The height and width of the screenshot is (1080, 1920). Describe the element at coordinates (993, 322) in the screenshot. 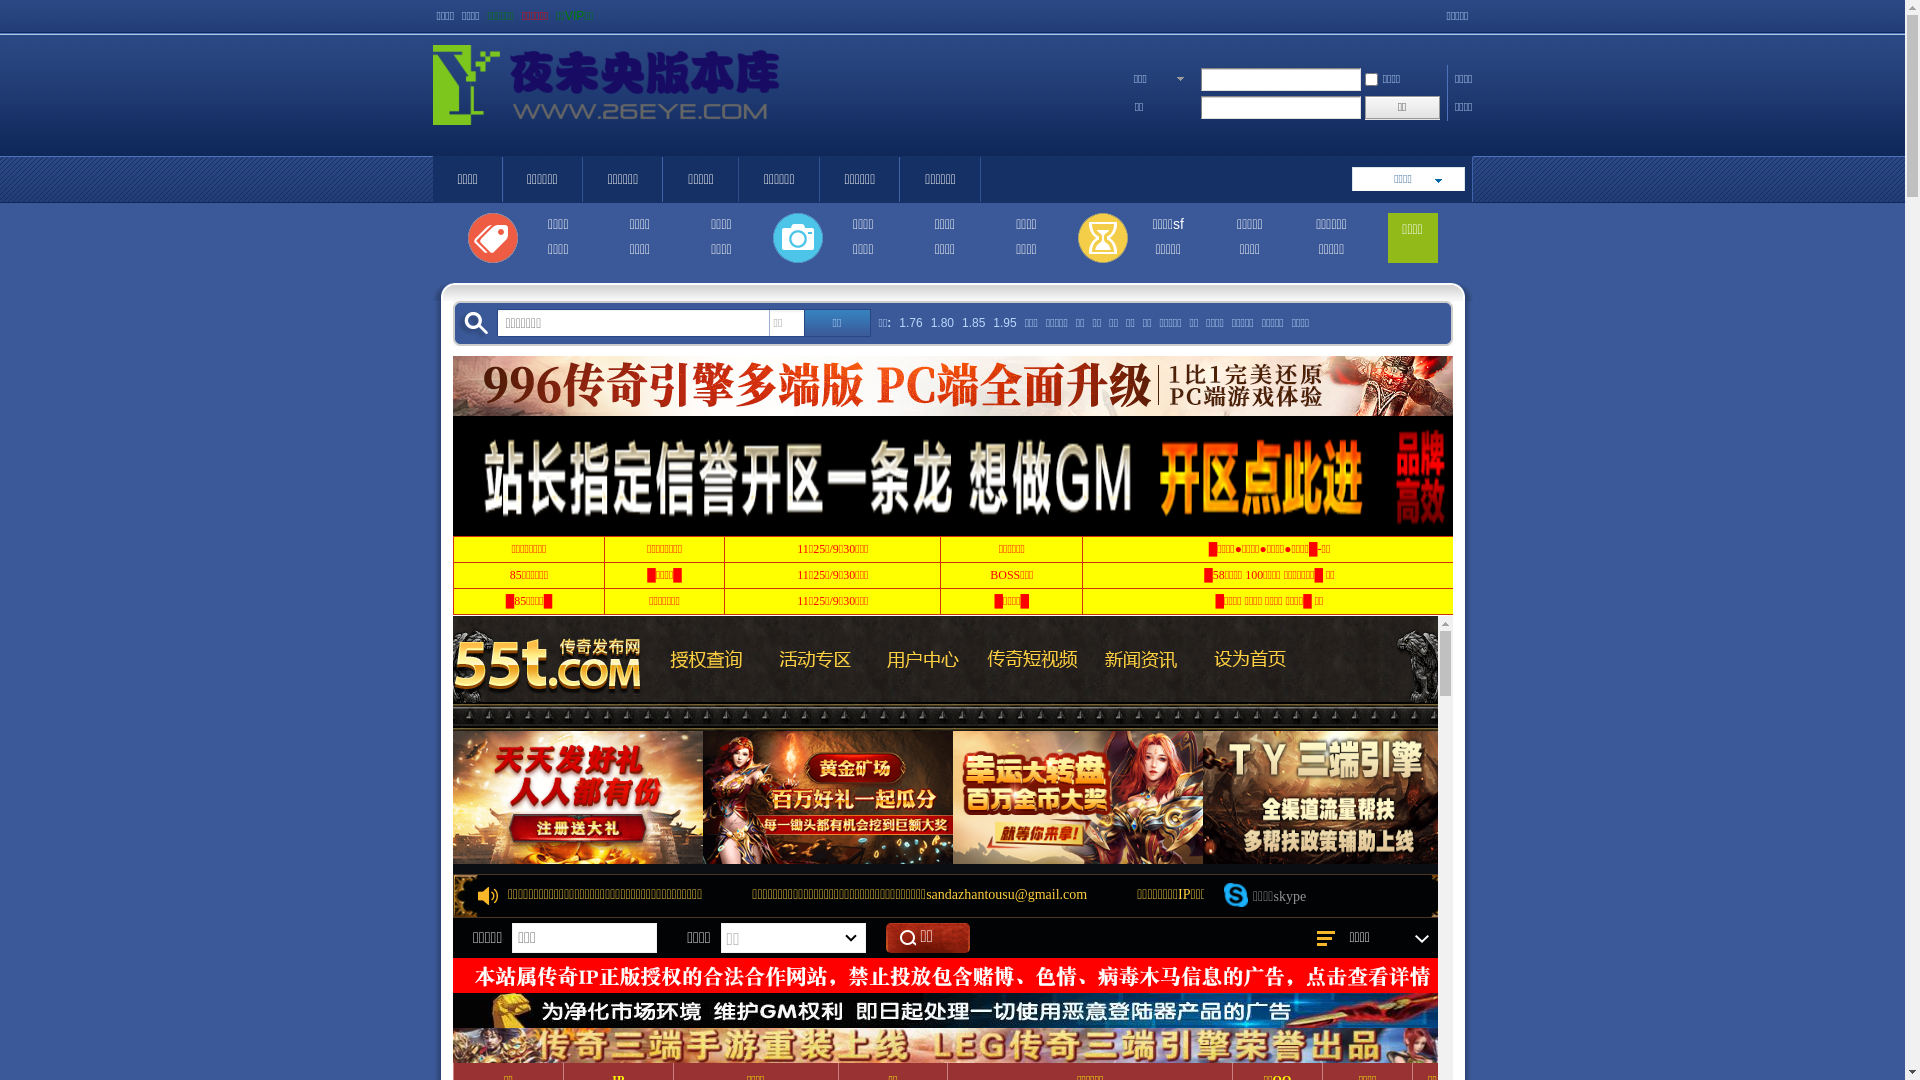

I see `'1.95'` at that location.